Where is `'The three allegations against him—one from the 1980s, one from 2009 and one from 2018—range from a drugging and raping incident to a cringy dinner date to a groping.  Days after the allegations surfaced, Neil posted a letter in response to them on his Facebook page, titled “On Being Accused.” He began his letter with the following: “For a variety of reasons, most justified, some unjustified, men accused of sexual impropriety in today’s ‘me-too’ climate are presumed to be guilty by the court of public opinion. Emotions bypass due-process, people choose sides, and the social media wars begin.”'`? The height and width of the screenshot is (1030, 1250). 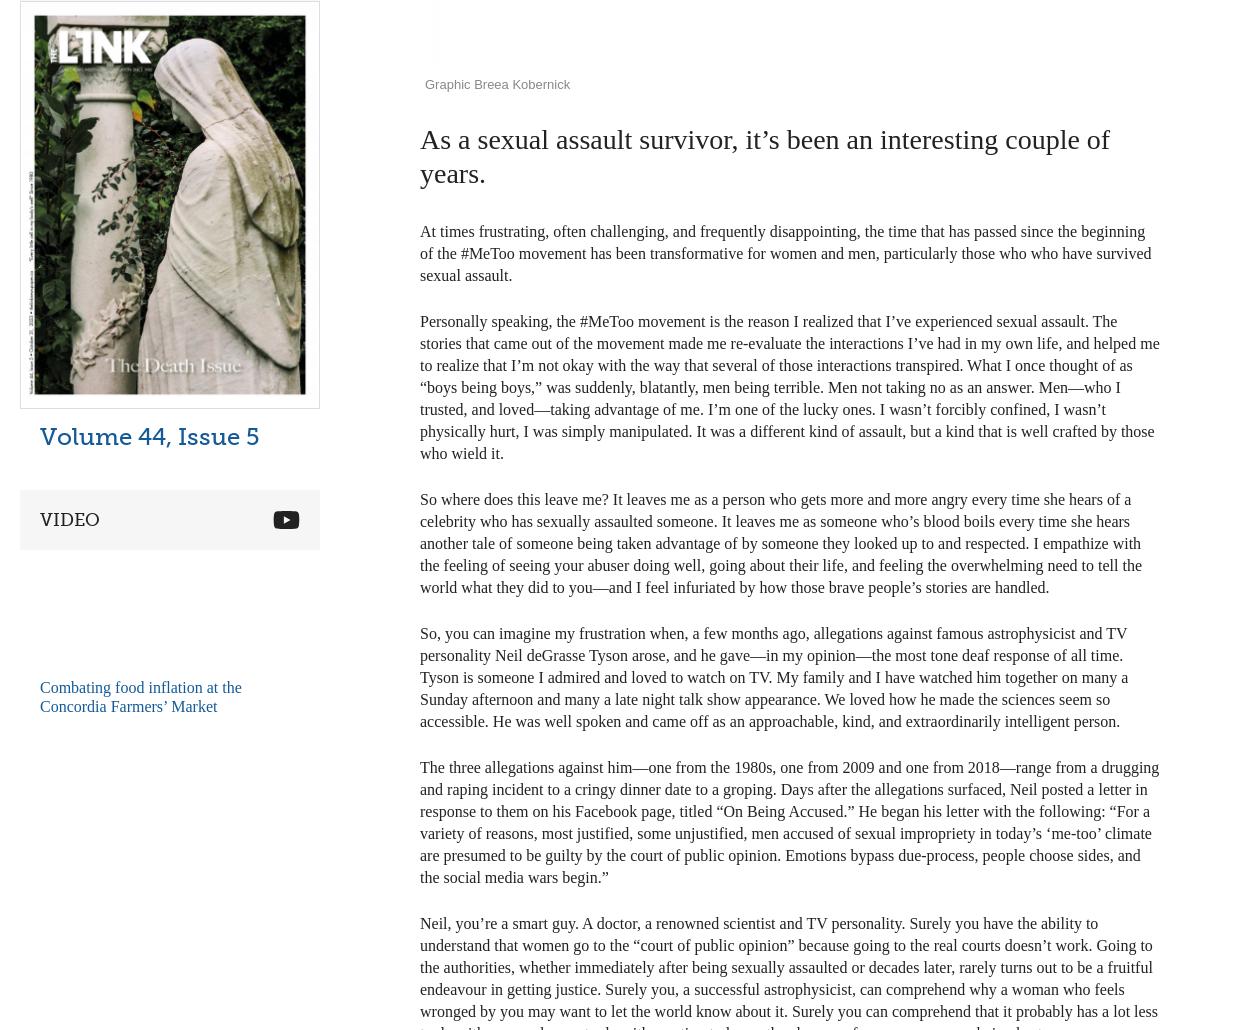 'The three allegations against him—one from the 1980s, one from 2009 and one from 2018—range from a drugging and raping incident to a cringy dinner date to a groping.  Days after the allegations surfaced, Neil posted a letter in response to them on his Facebook page, titled “On Being Accused.” He began his letter with the following: “For a variety of reasons, most justified, some unjustified, men accused of sexual impropriety in today’s ‘me-too’ climate are presumed to be guilty by the court of public opinion. Emotions bypass due-process, people choose sides, and the social media wars begin.”' is located at coordinates (789, 820).